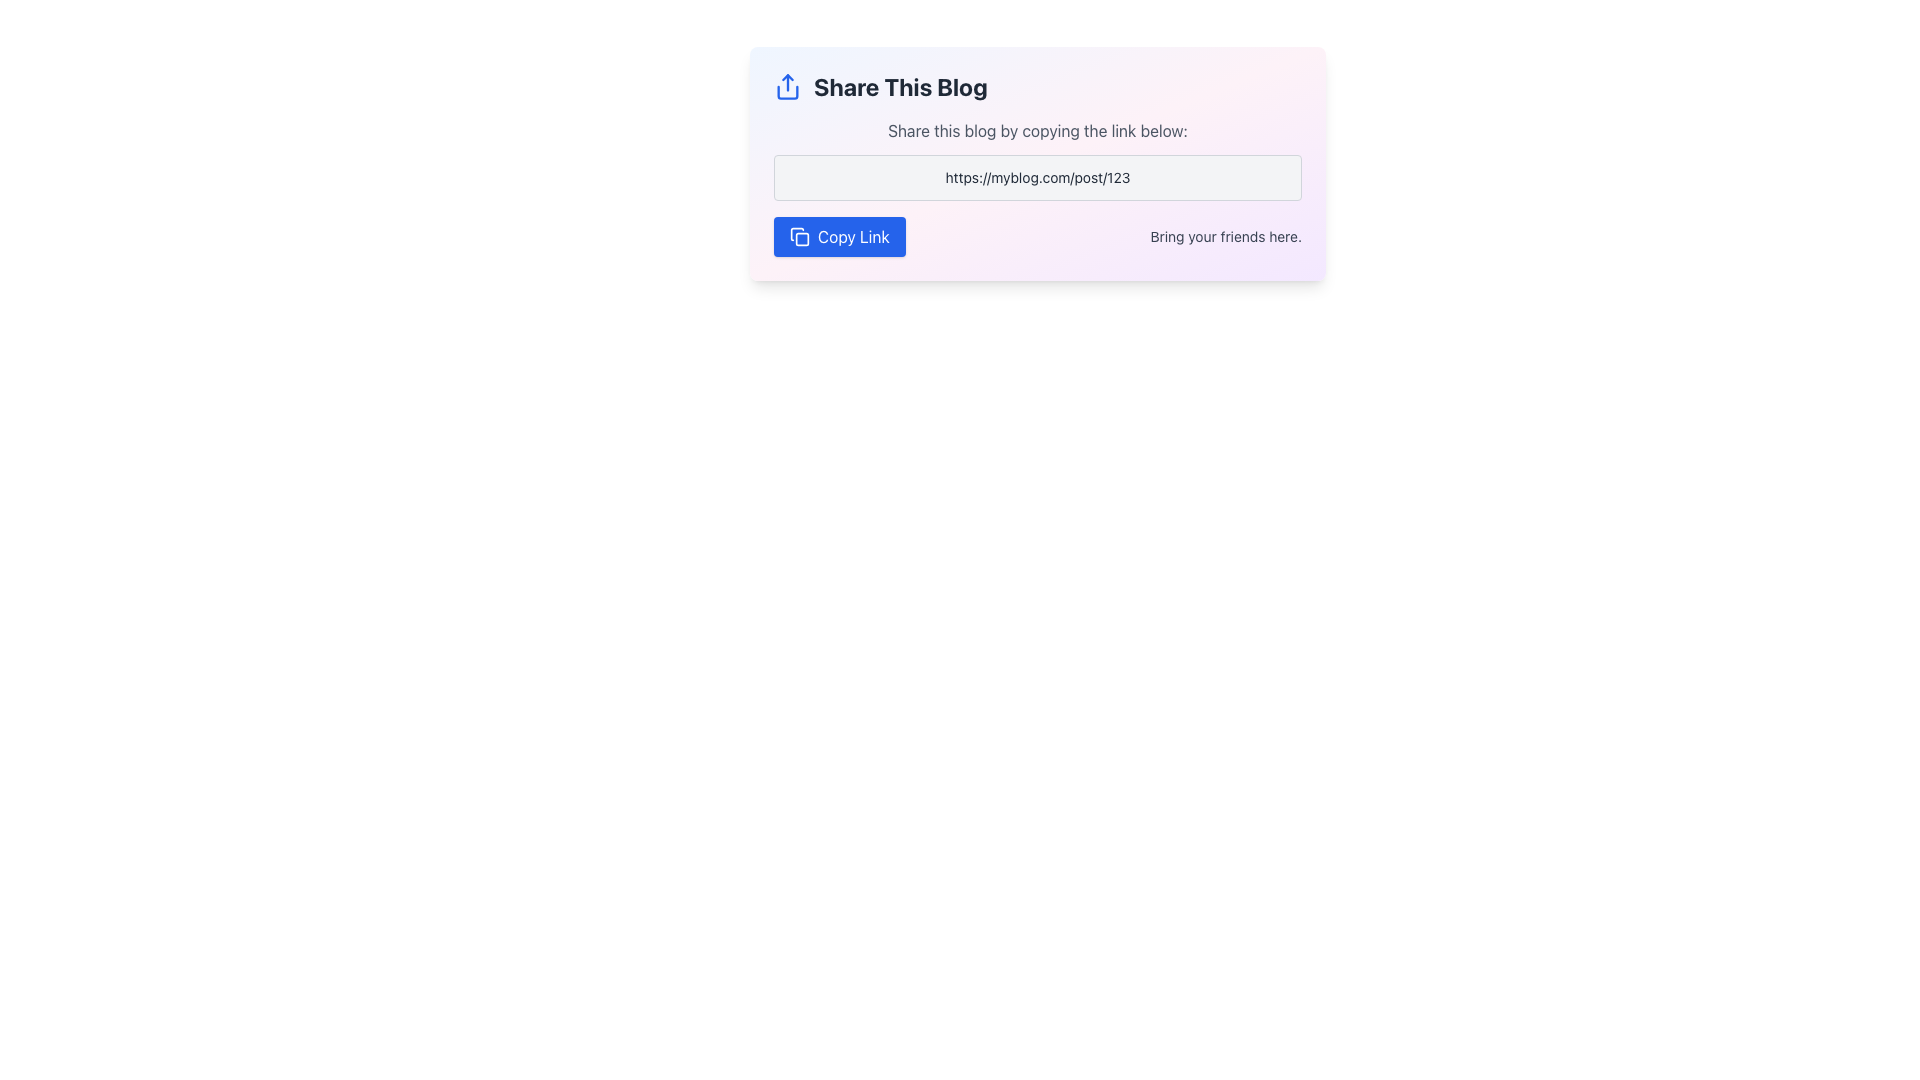 This screenshot has height=1080, width=1920. What do you see at coordinates (796, 233) in the screenshot?
I see `the 'Copy Link' button icon, which is part of an SVG graphic located in the left region of the button` at bounding box center [796, 233].